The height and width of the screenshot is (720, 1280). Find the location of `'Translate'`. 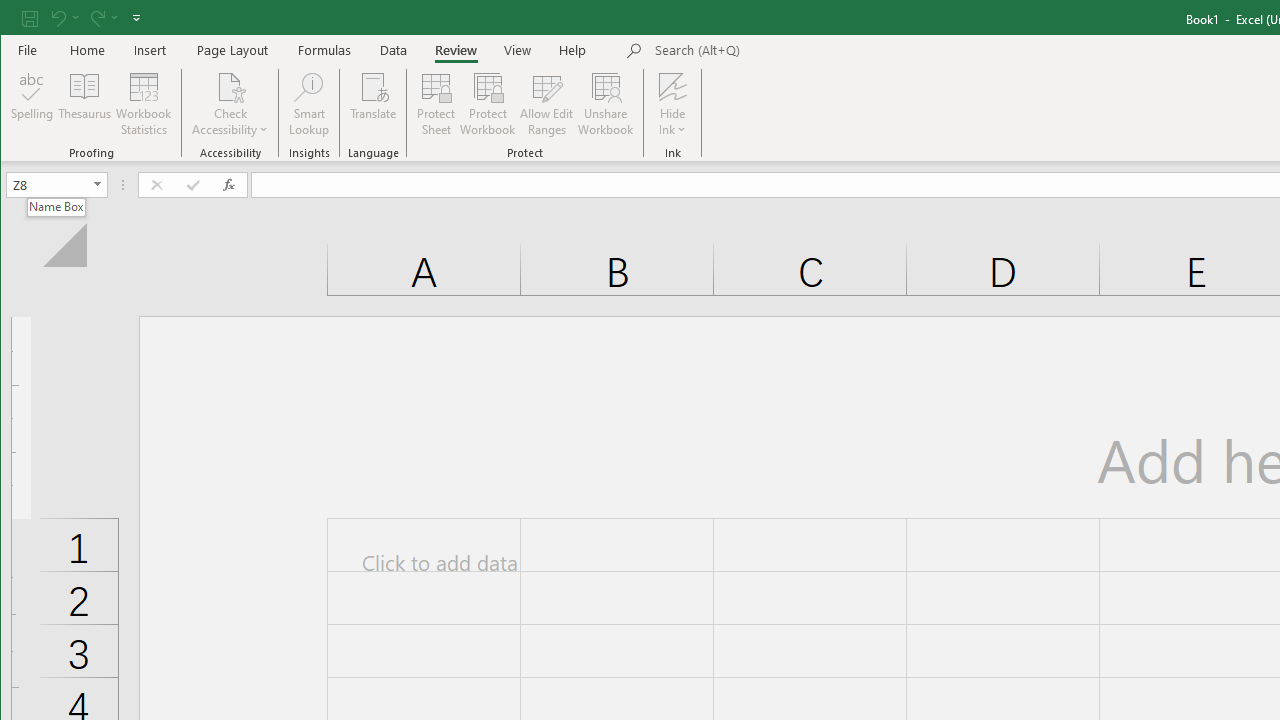

'Translate' is located at coordinates (373, 104).